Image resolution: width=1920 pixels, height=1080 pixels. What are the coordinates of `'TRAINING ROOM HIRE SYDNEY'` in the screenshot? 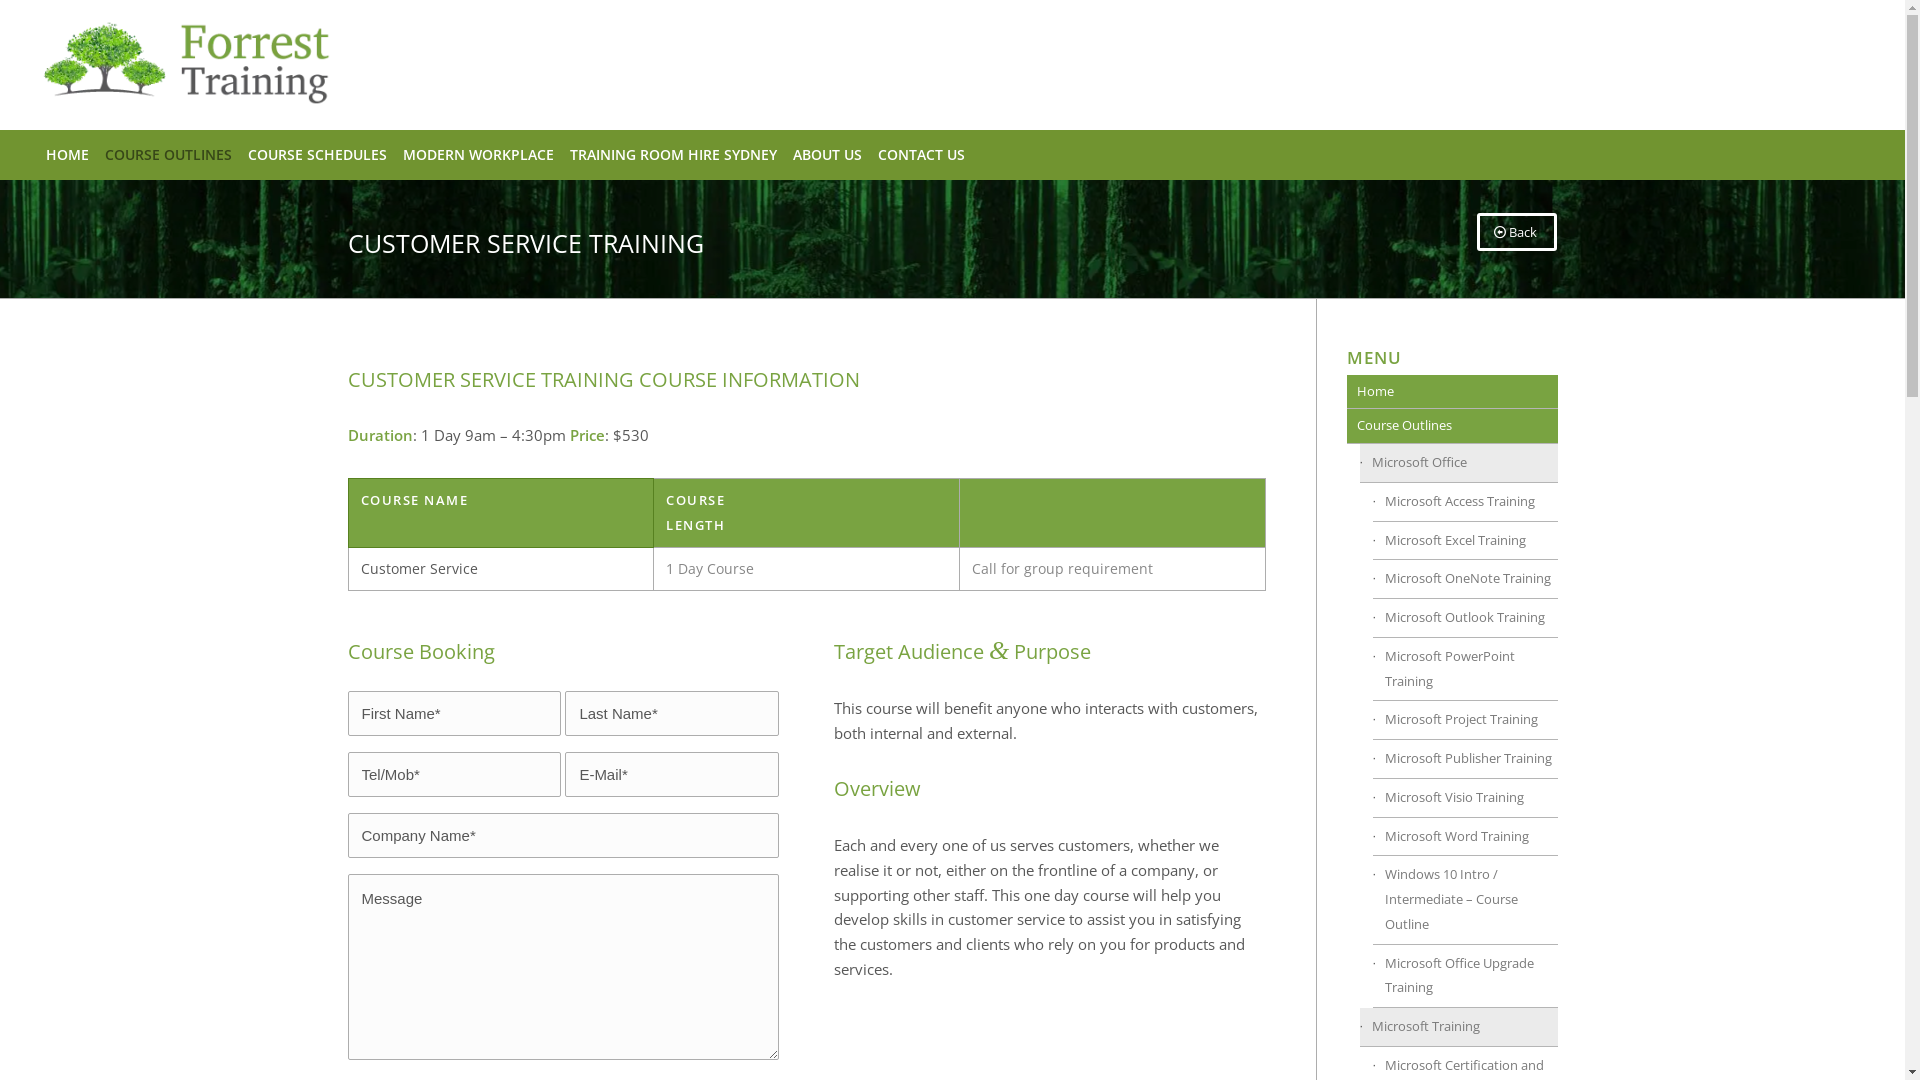 It's located at (560, 153).